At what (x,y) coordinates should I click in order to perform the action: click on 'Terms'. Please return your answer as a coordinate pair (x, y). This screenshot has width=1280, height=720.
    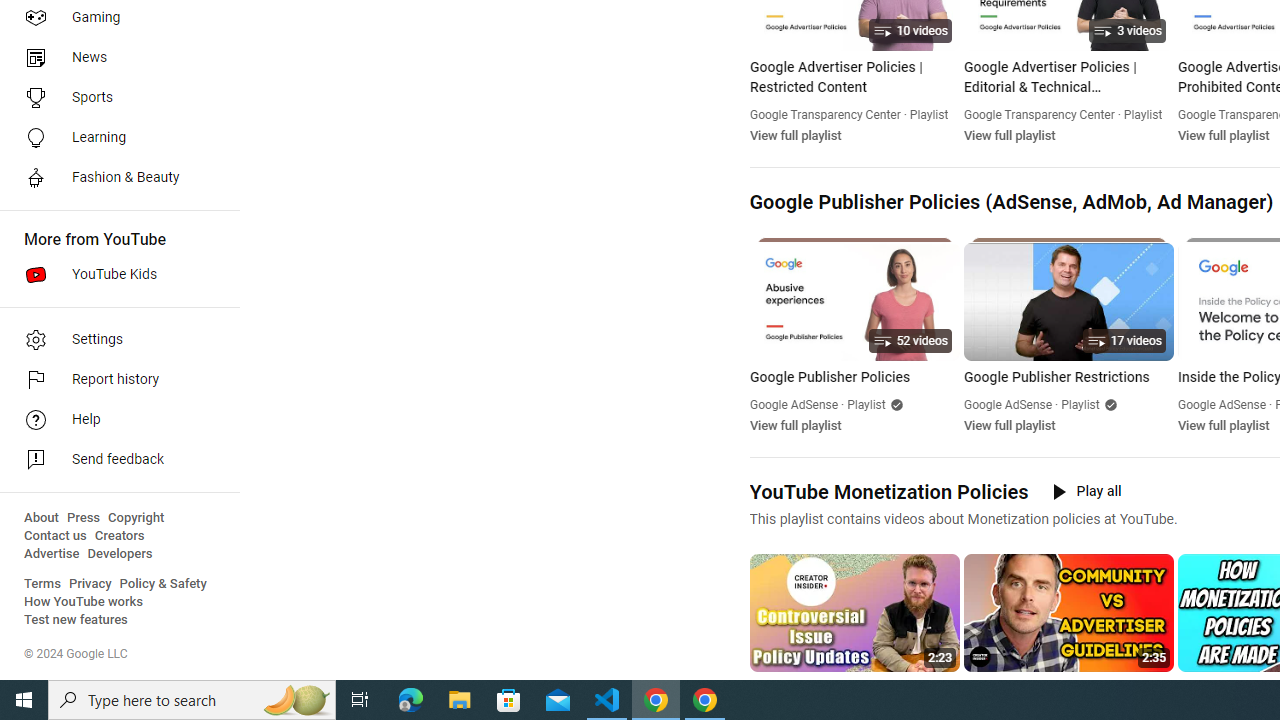
    Looking at the image, I should click on (42, 584).